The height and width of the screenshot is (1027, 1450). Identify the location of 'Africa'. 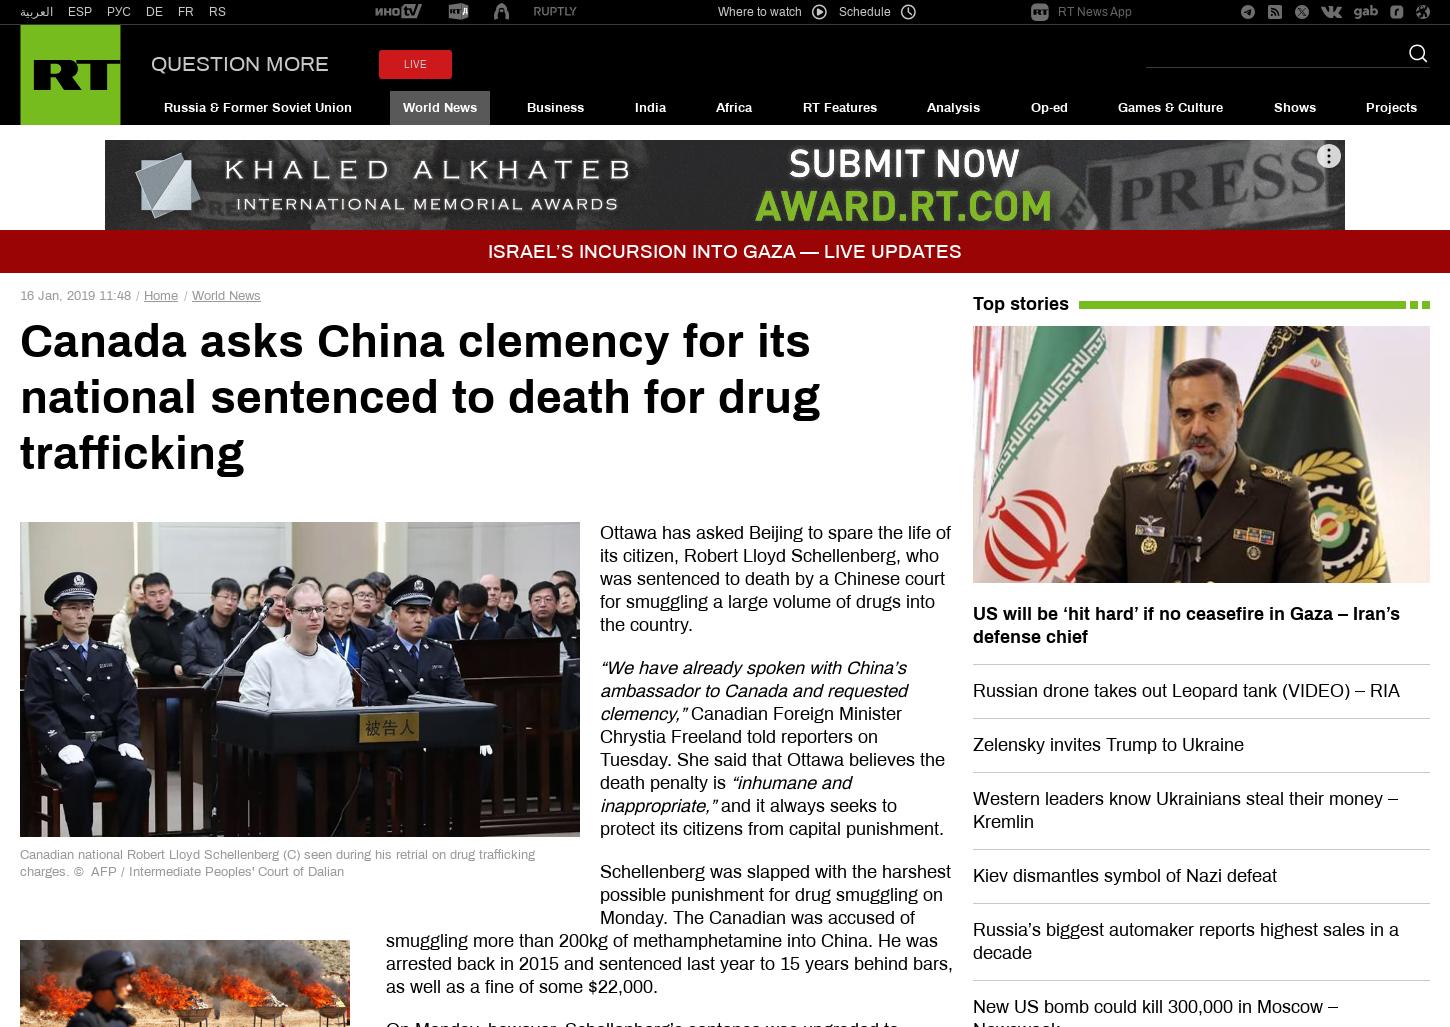
(733, 106).